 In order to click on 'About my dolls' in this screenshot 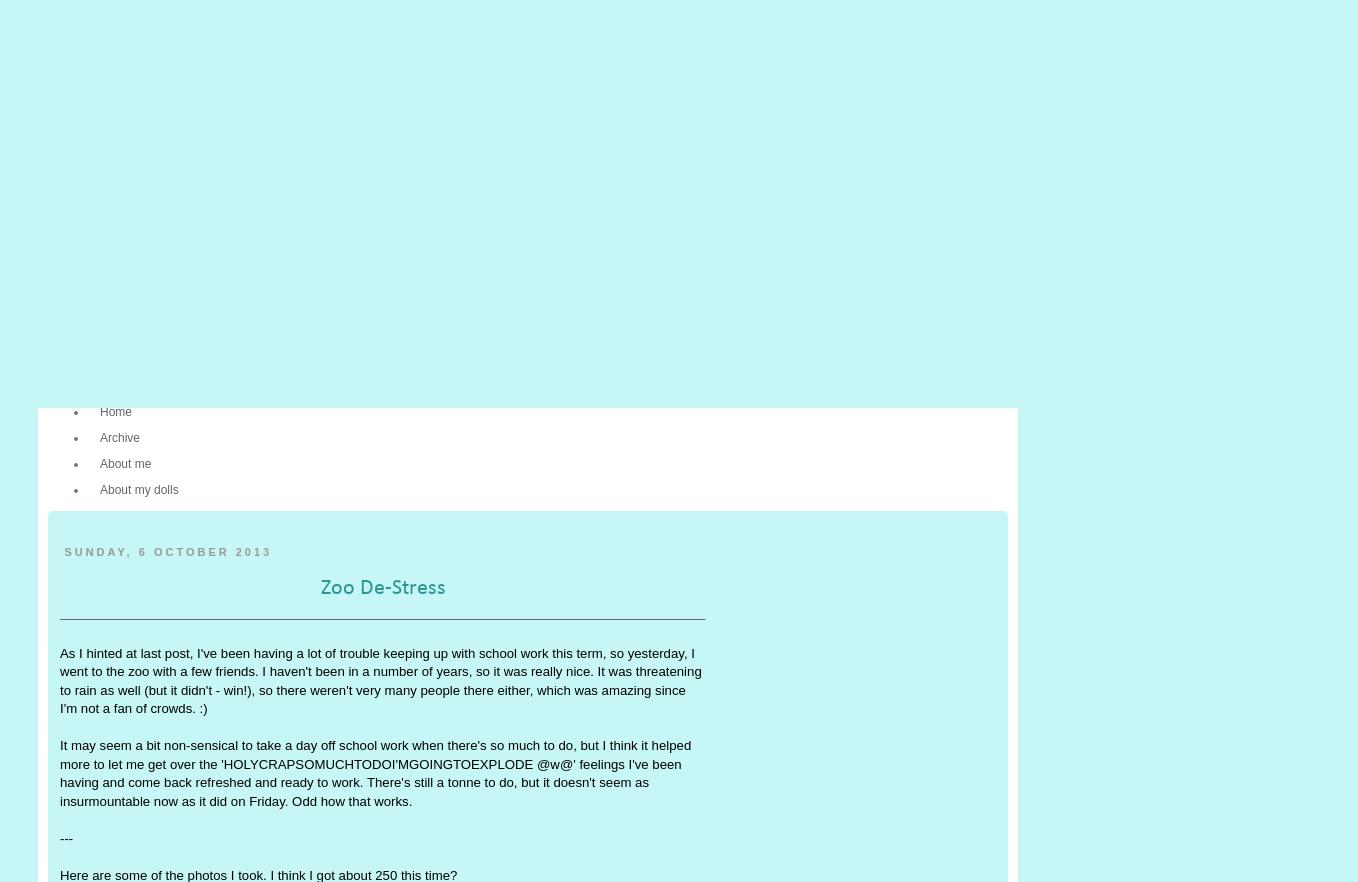, I will do `click(138, 489)`.